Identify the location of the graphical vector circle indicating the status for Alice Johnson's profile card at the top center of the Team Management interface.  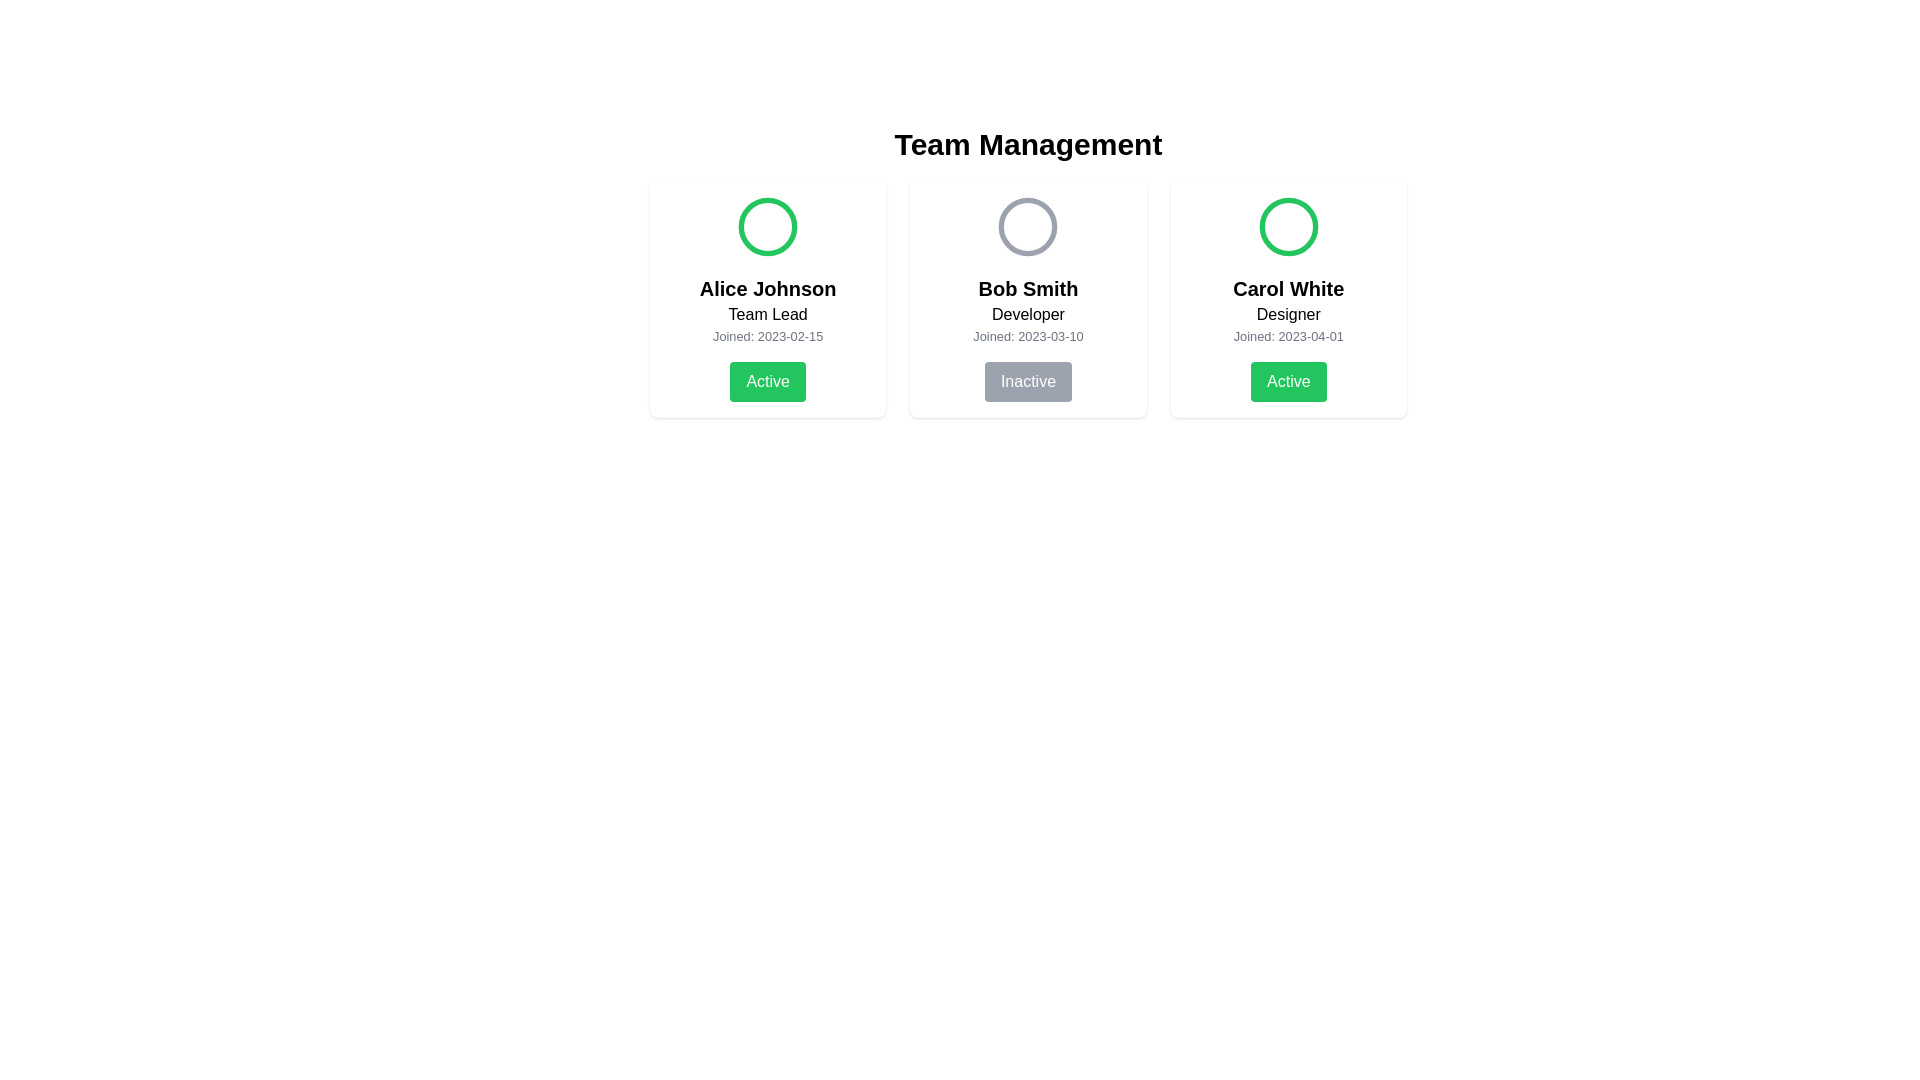
(767, 226).